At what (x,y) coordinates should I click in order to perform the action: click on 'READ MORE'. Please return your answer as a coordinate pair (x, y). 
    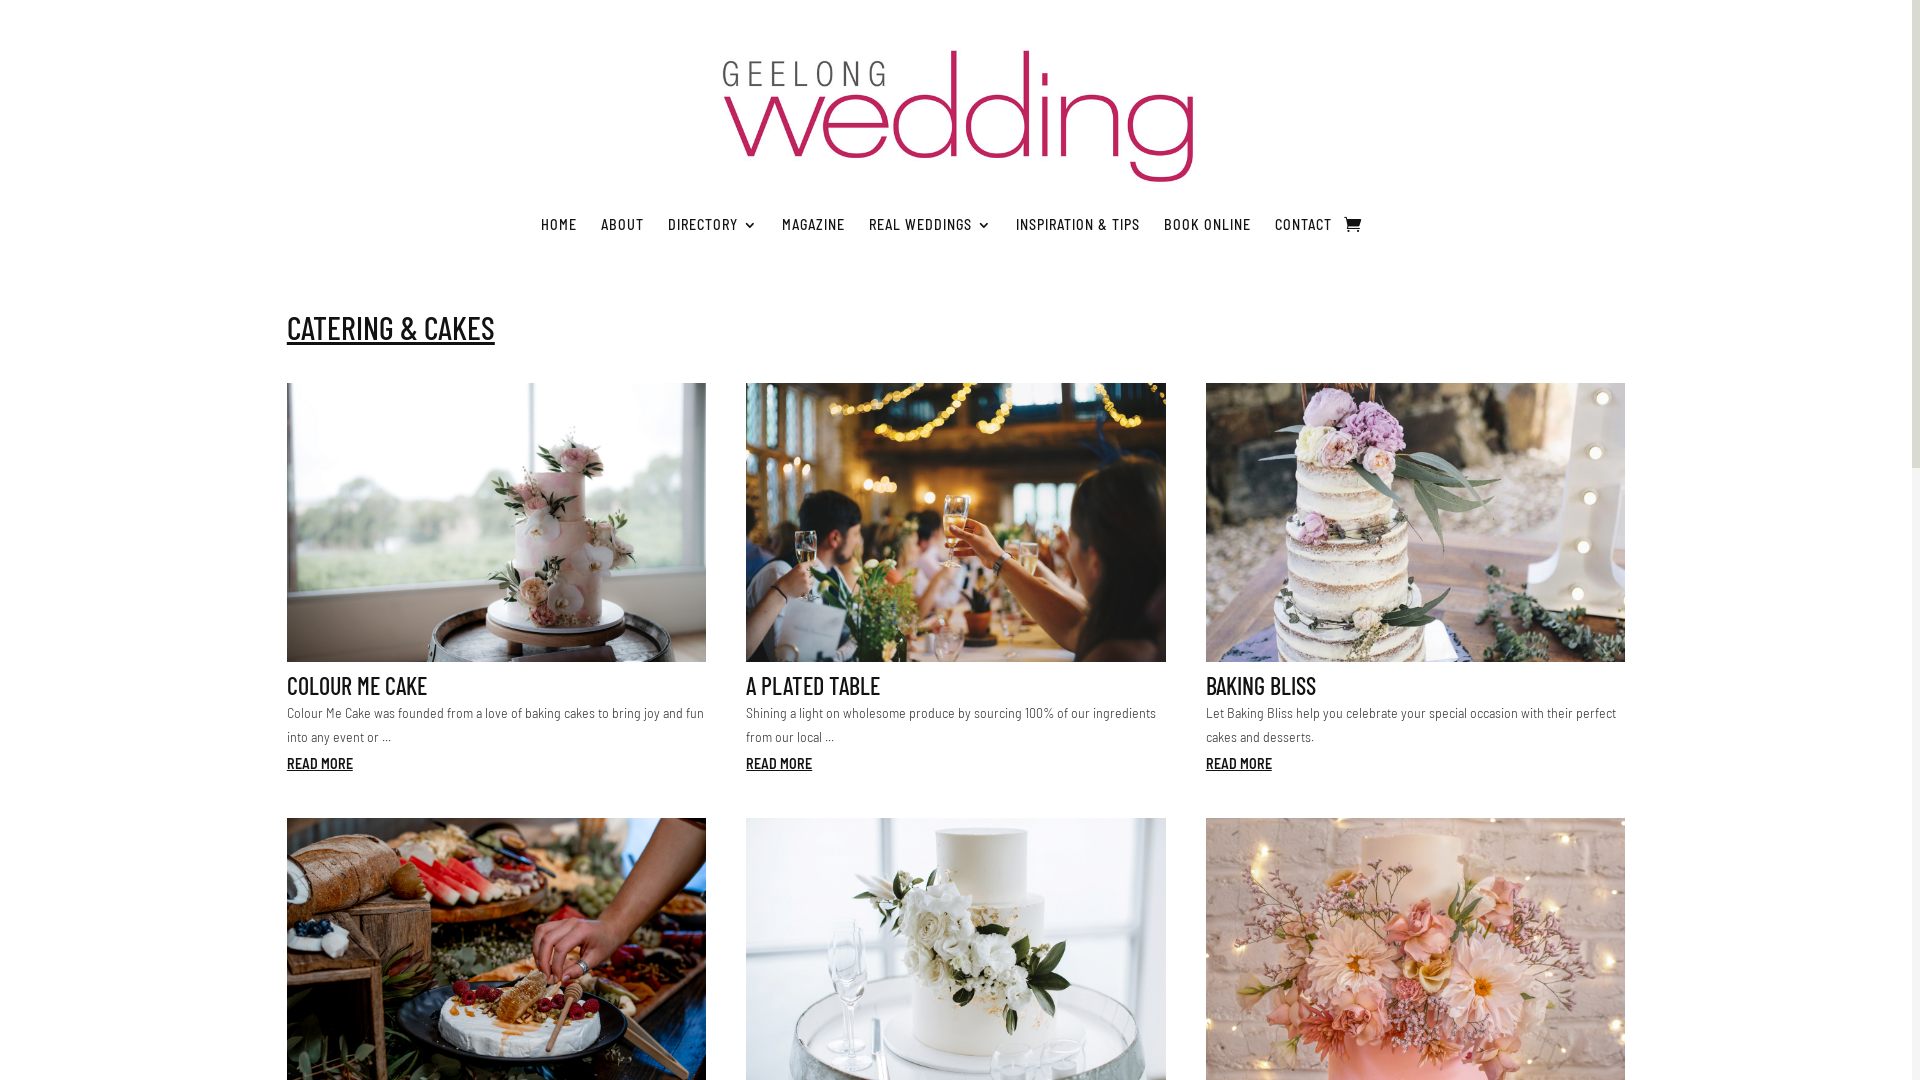
    Looking at the image, I should click on (320, 763).